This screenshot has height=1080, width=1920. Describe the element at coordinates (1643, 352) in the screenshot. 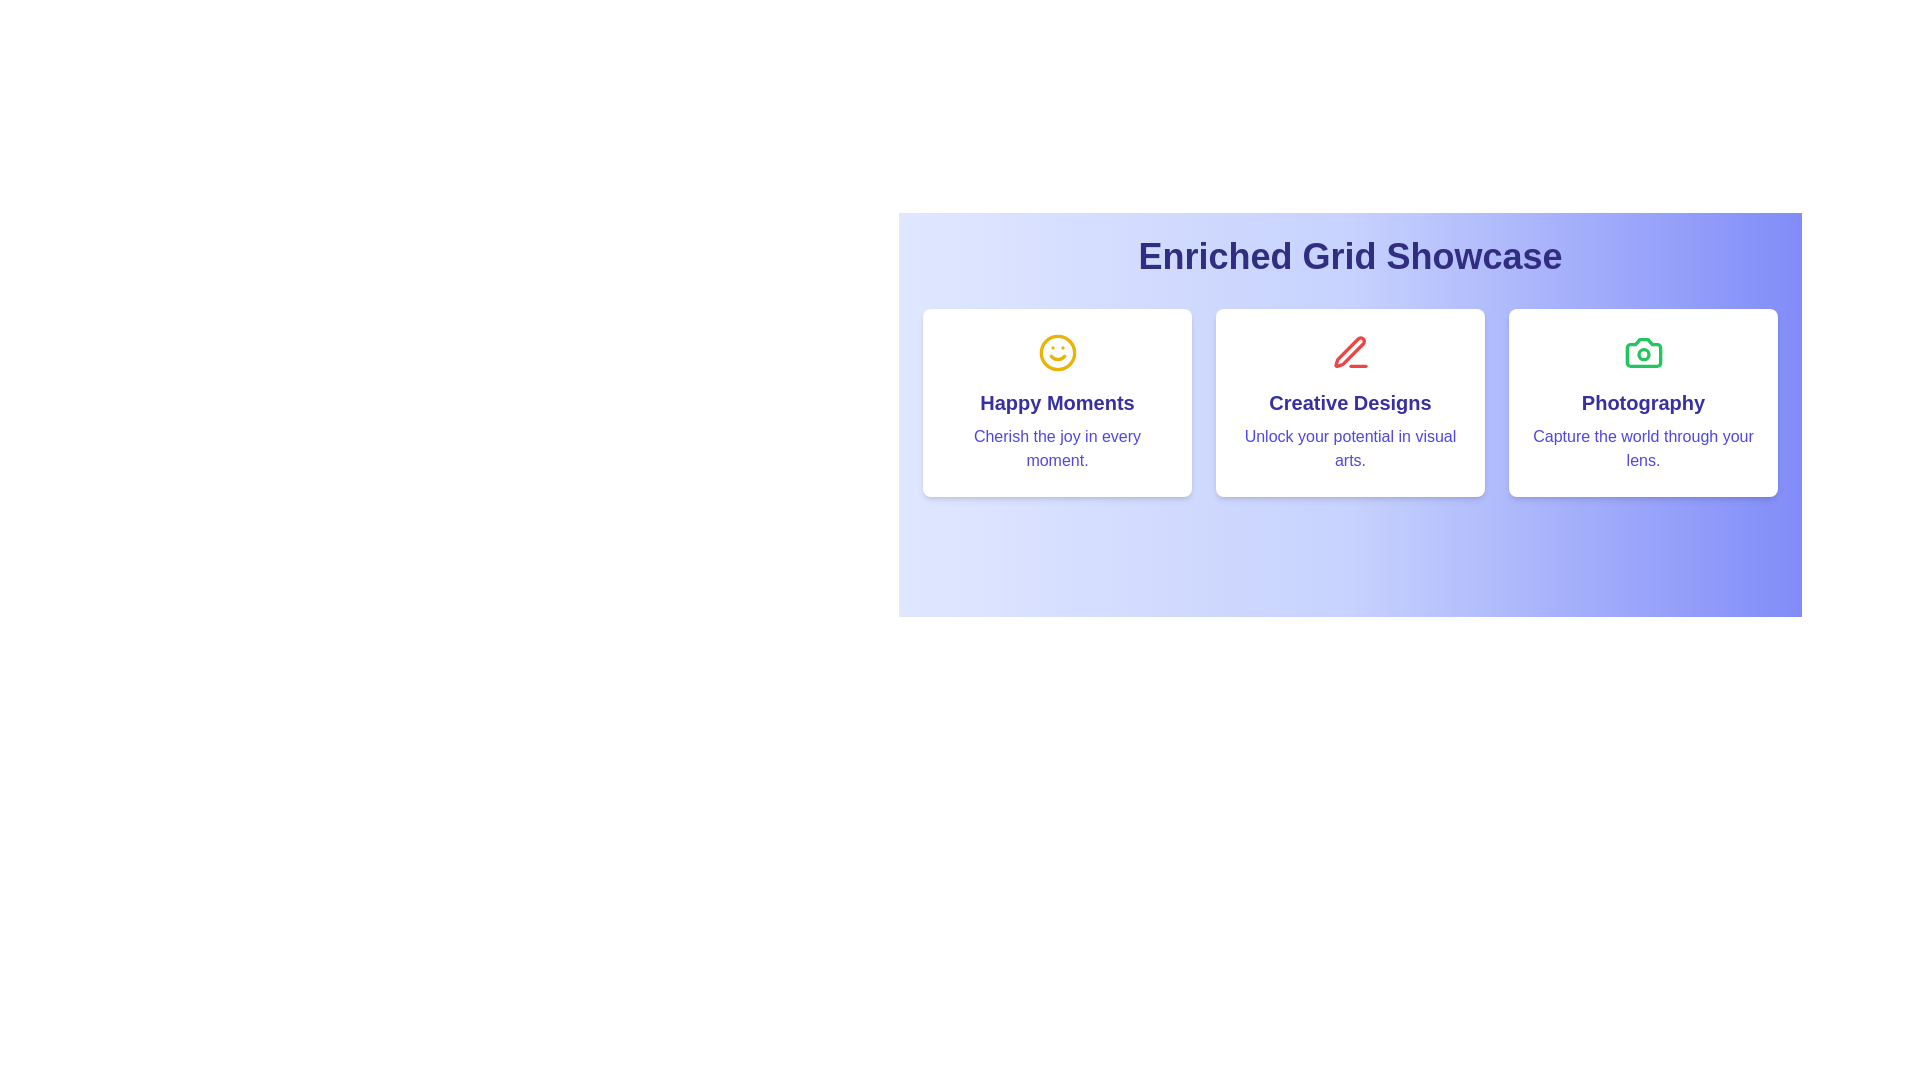

I see `the camera icon with a green outline located at the top inside the third card labeled 'Photography' in the right-hand column of the grid layout` at that location.